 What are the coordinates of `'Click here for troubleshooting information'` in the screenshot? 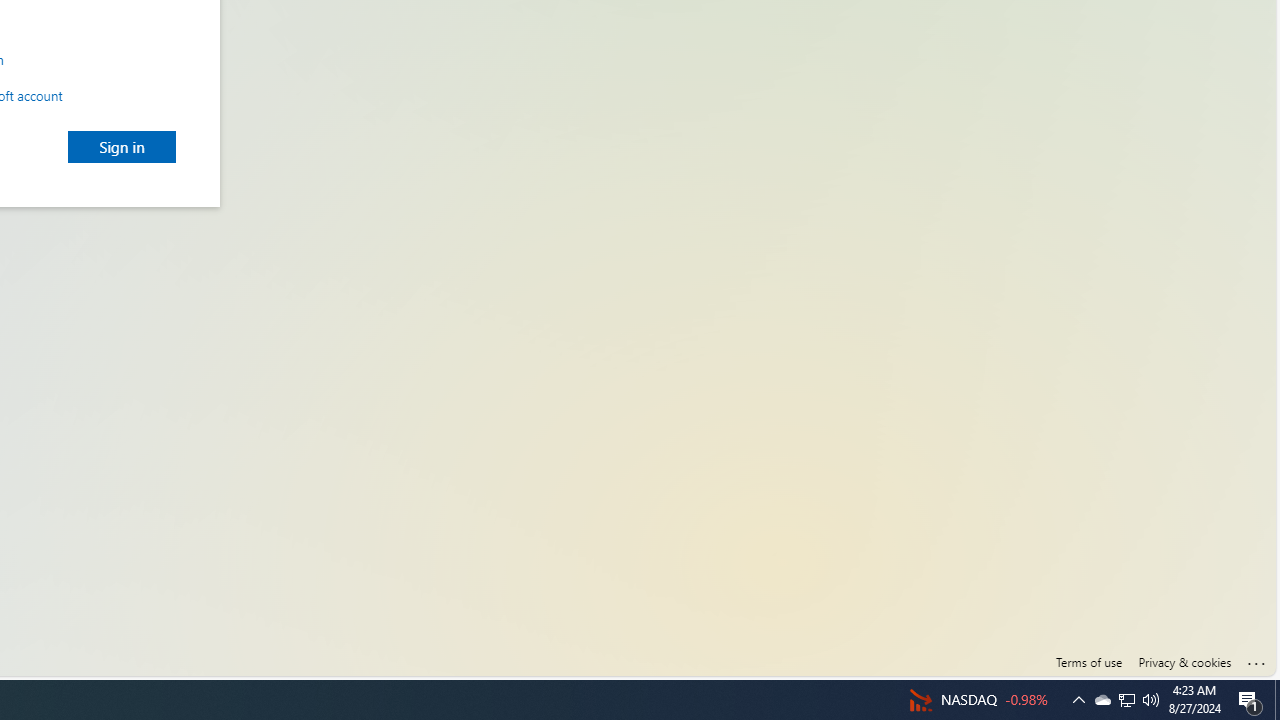 It's located at (1256, 659).